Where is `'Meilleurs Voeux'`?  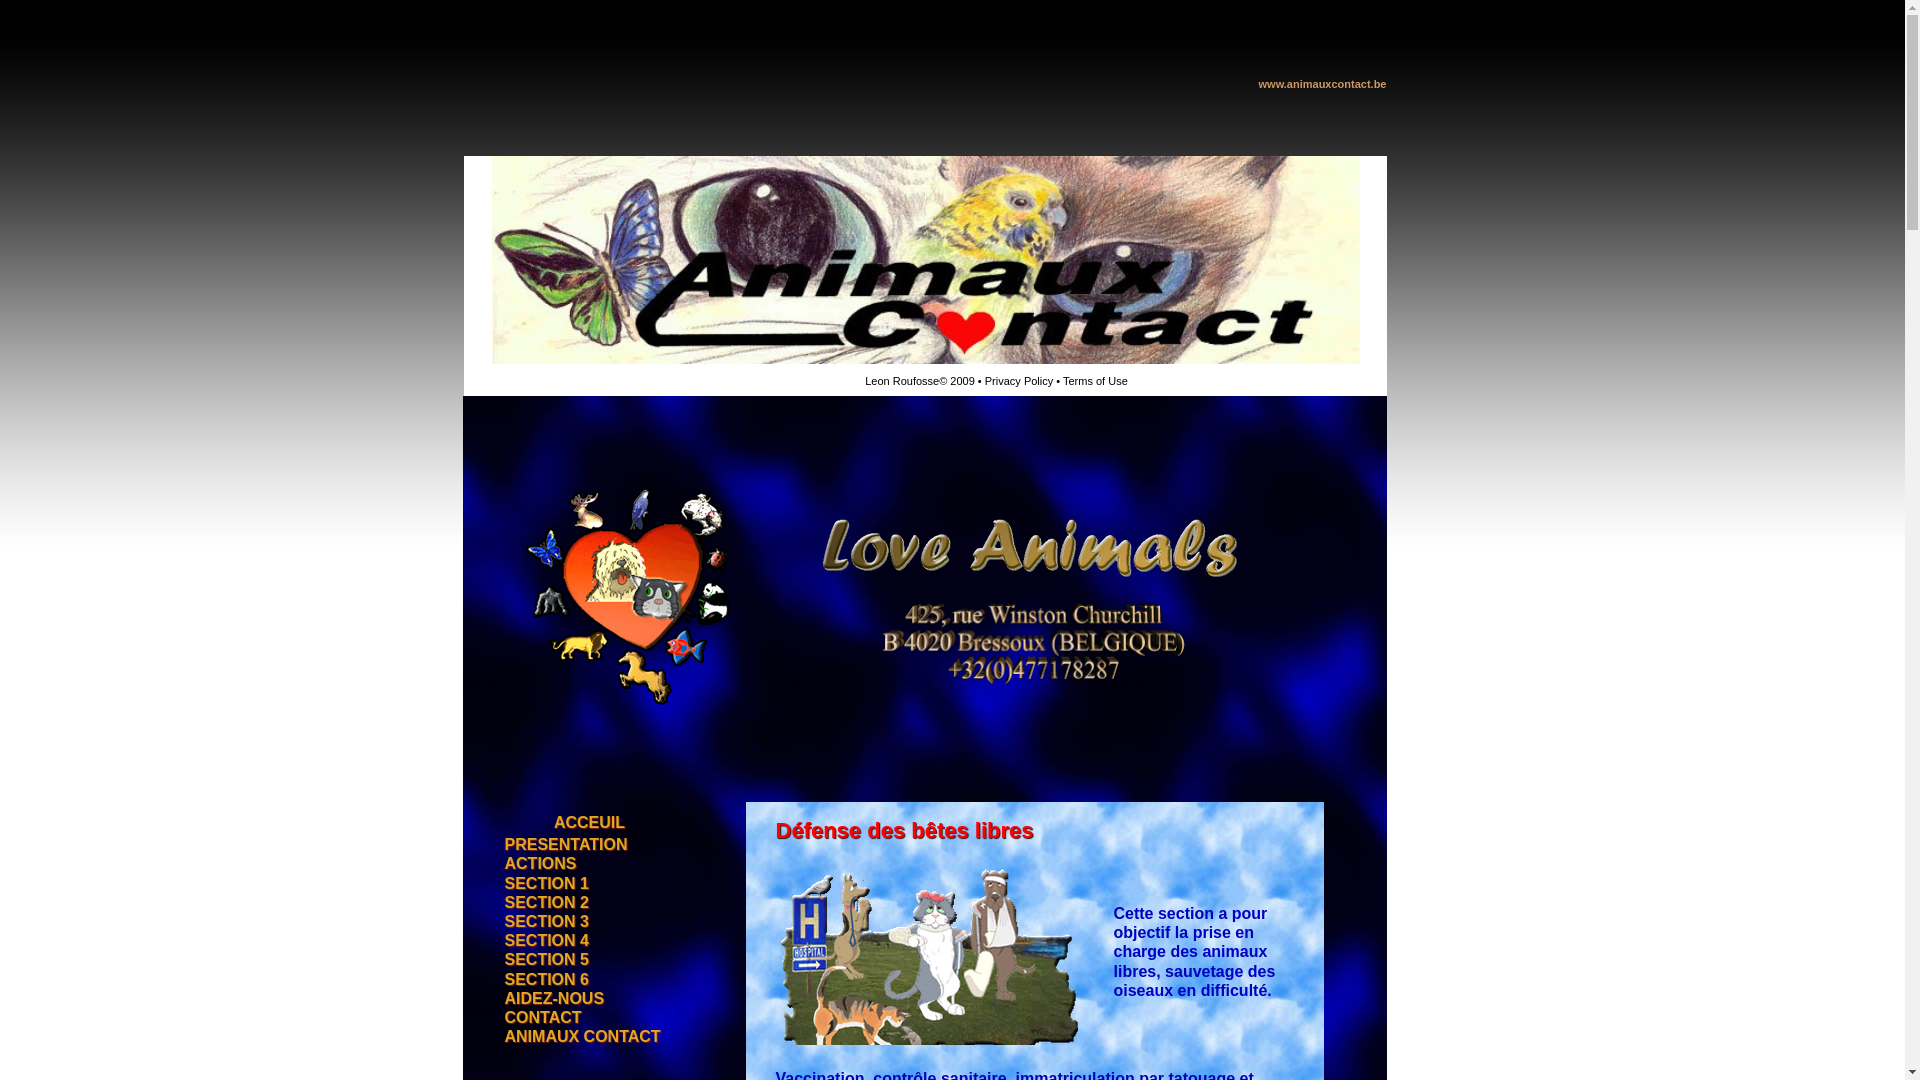
'Meilleurs Voeux' is located at coordinates (491, 782).